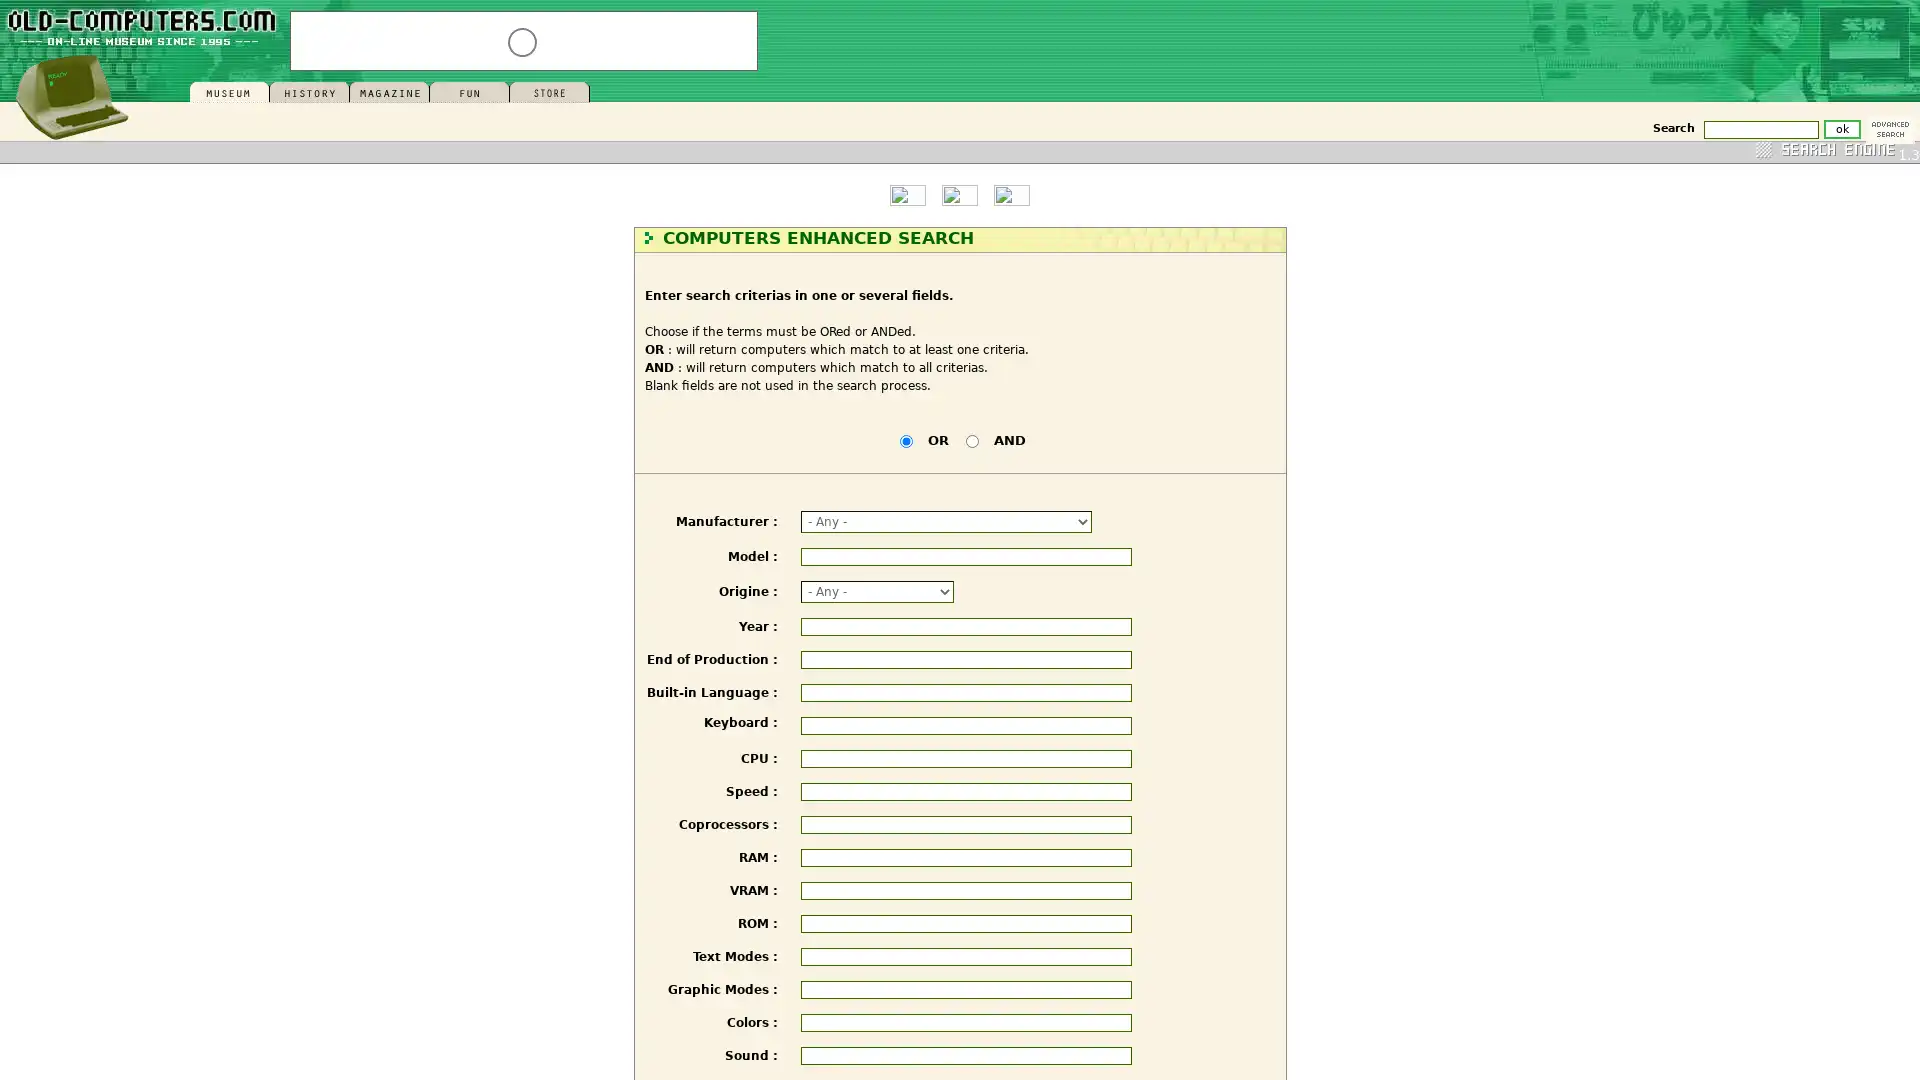  Describe the element at coordinates (1841, 128) in the screenshot. I see `ok` at that location.